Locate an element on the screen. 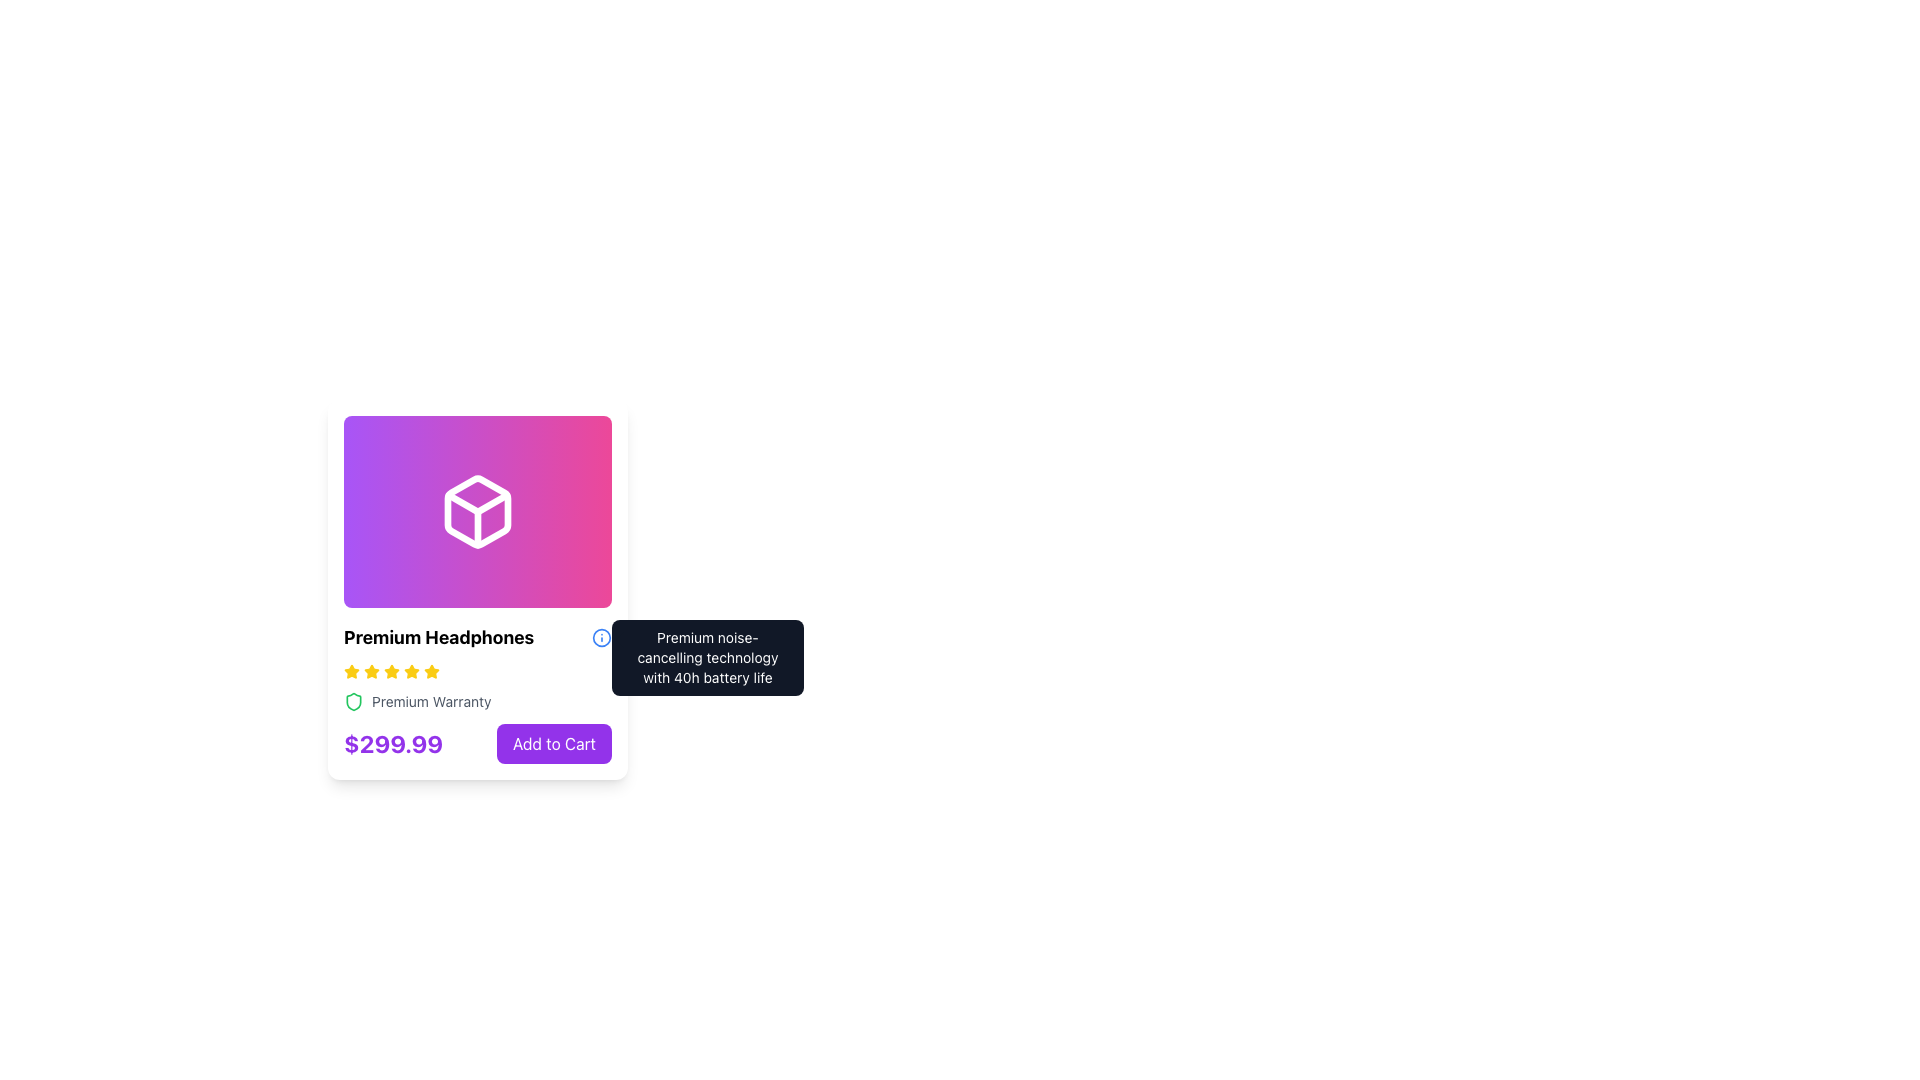 The height and width of the screenshot is (1080, 1920). the fourth star in the rating system under the 'Premium Headphones' title is located at coordinates (392, 671).